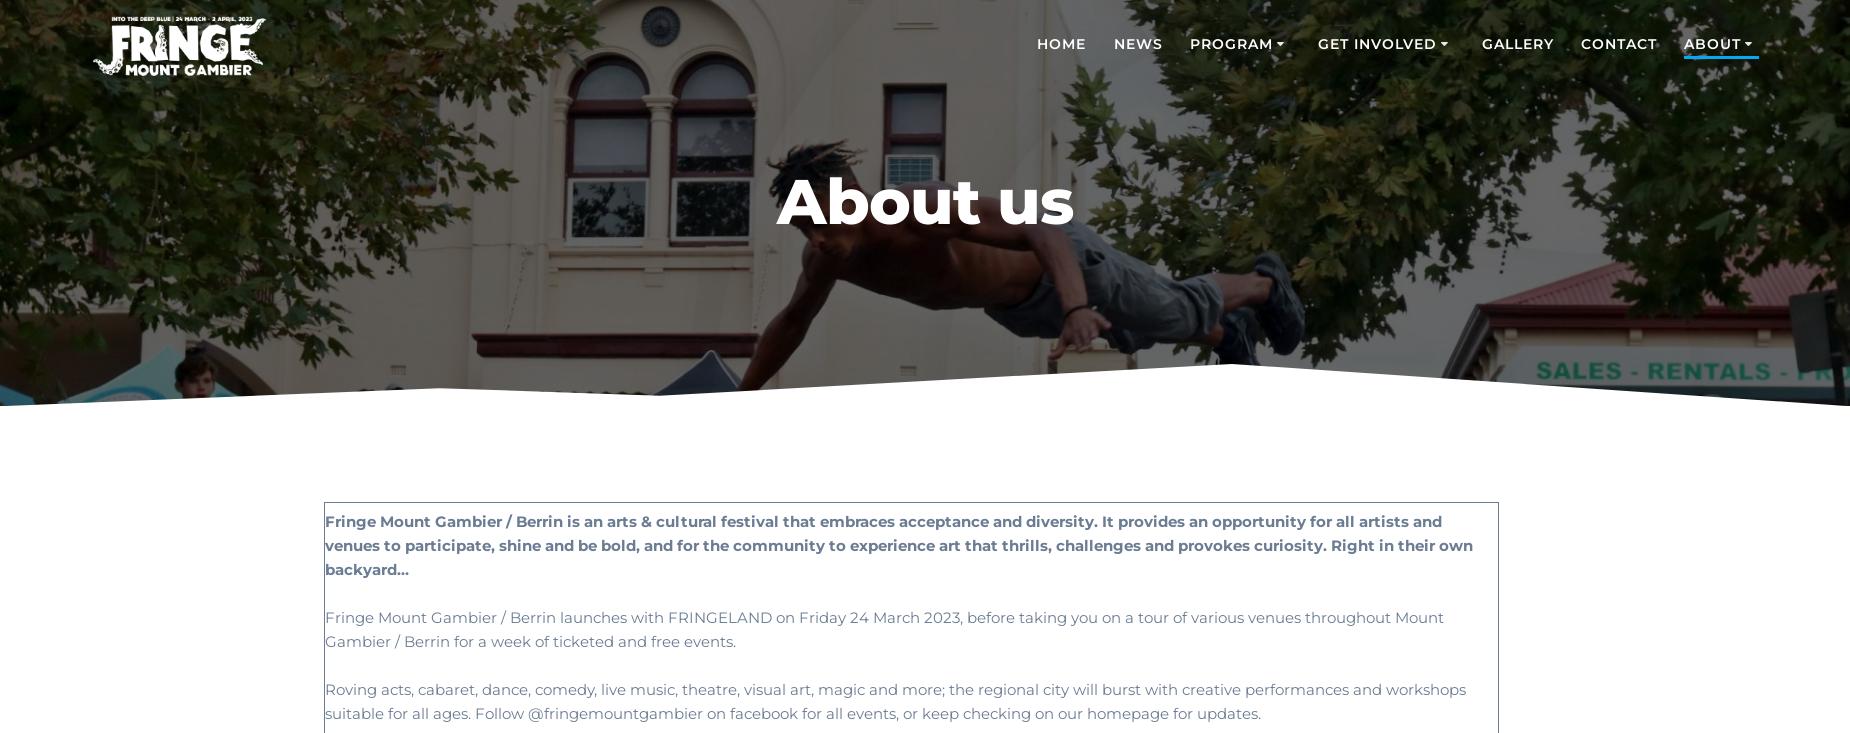  What do you see at coordinates (924, 199) in the screenshot?
I see `'About us'` at bounding box center [924, 199].